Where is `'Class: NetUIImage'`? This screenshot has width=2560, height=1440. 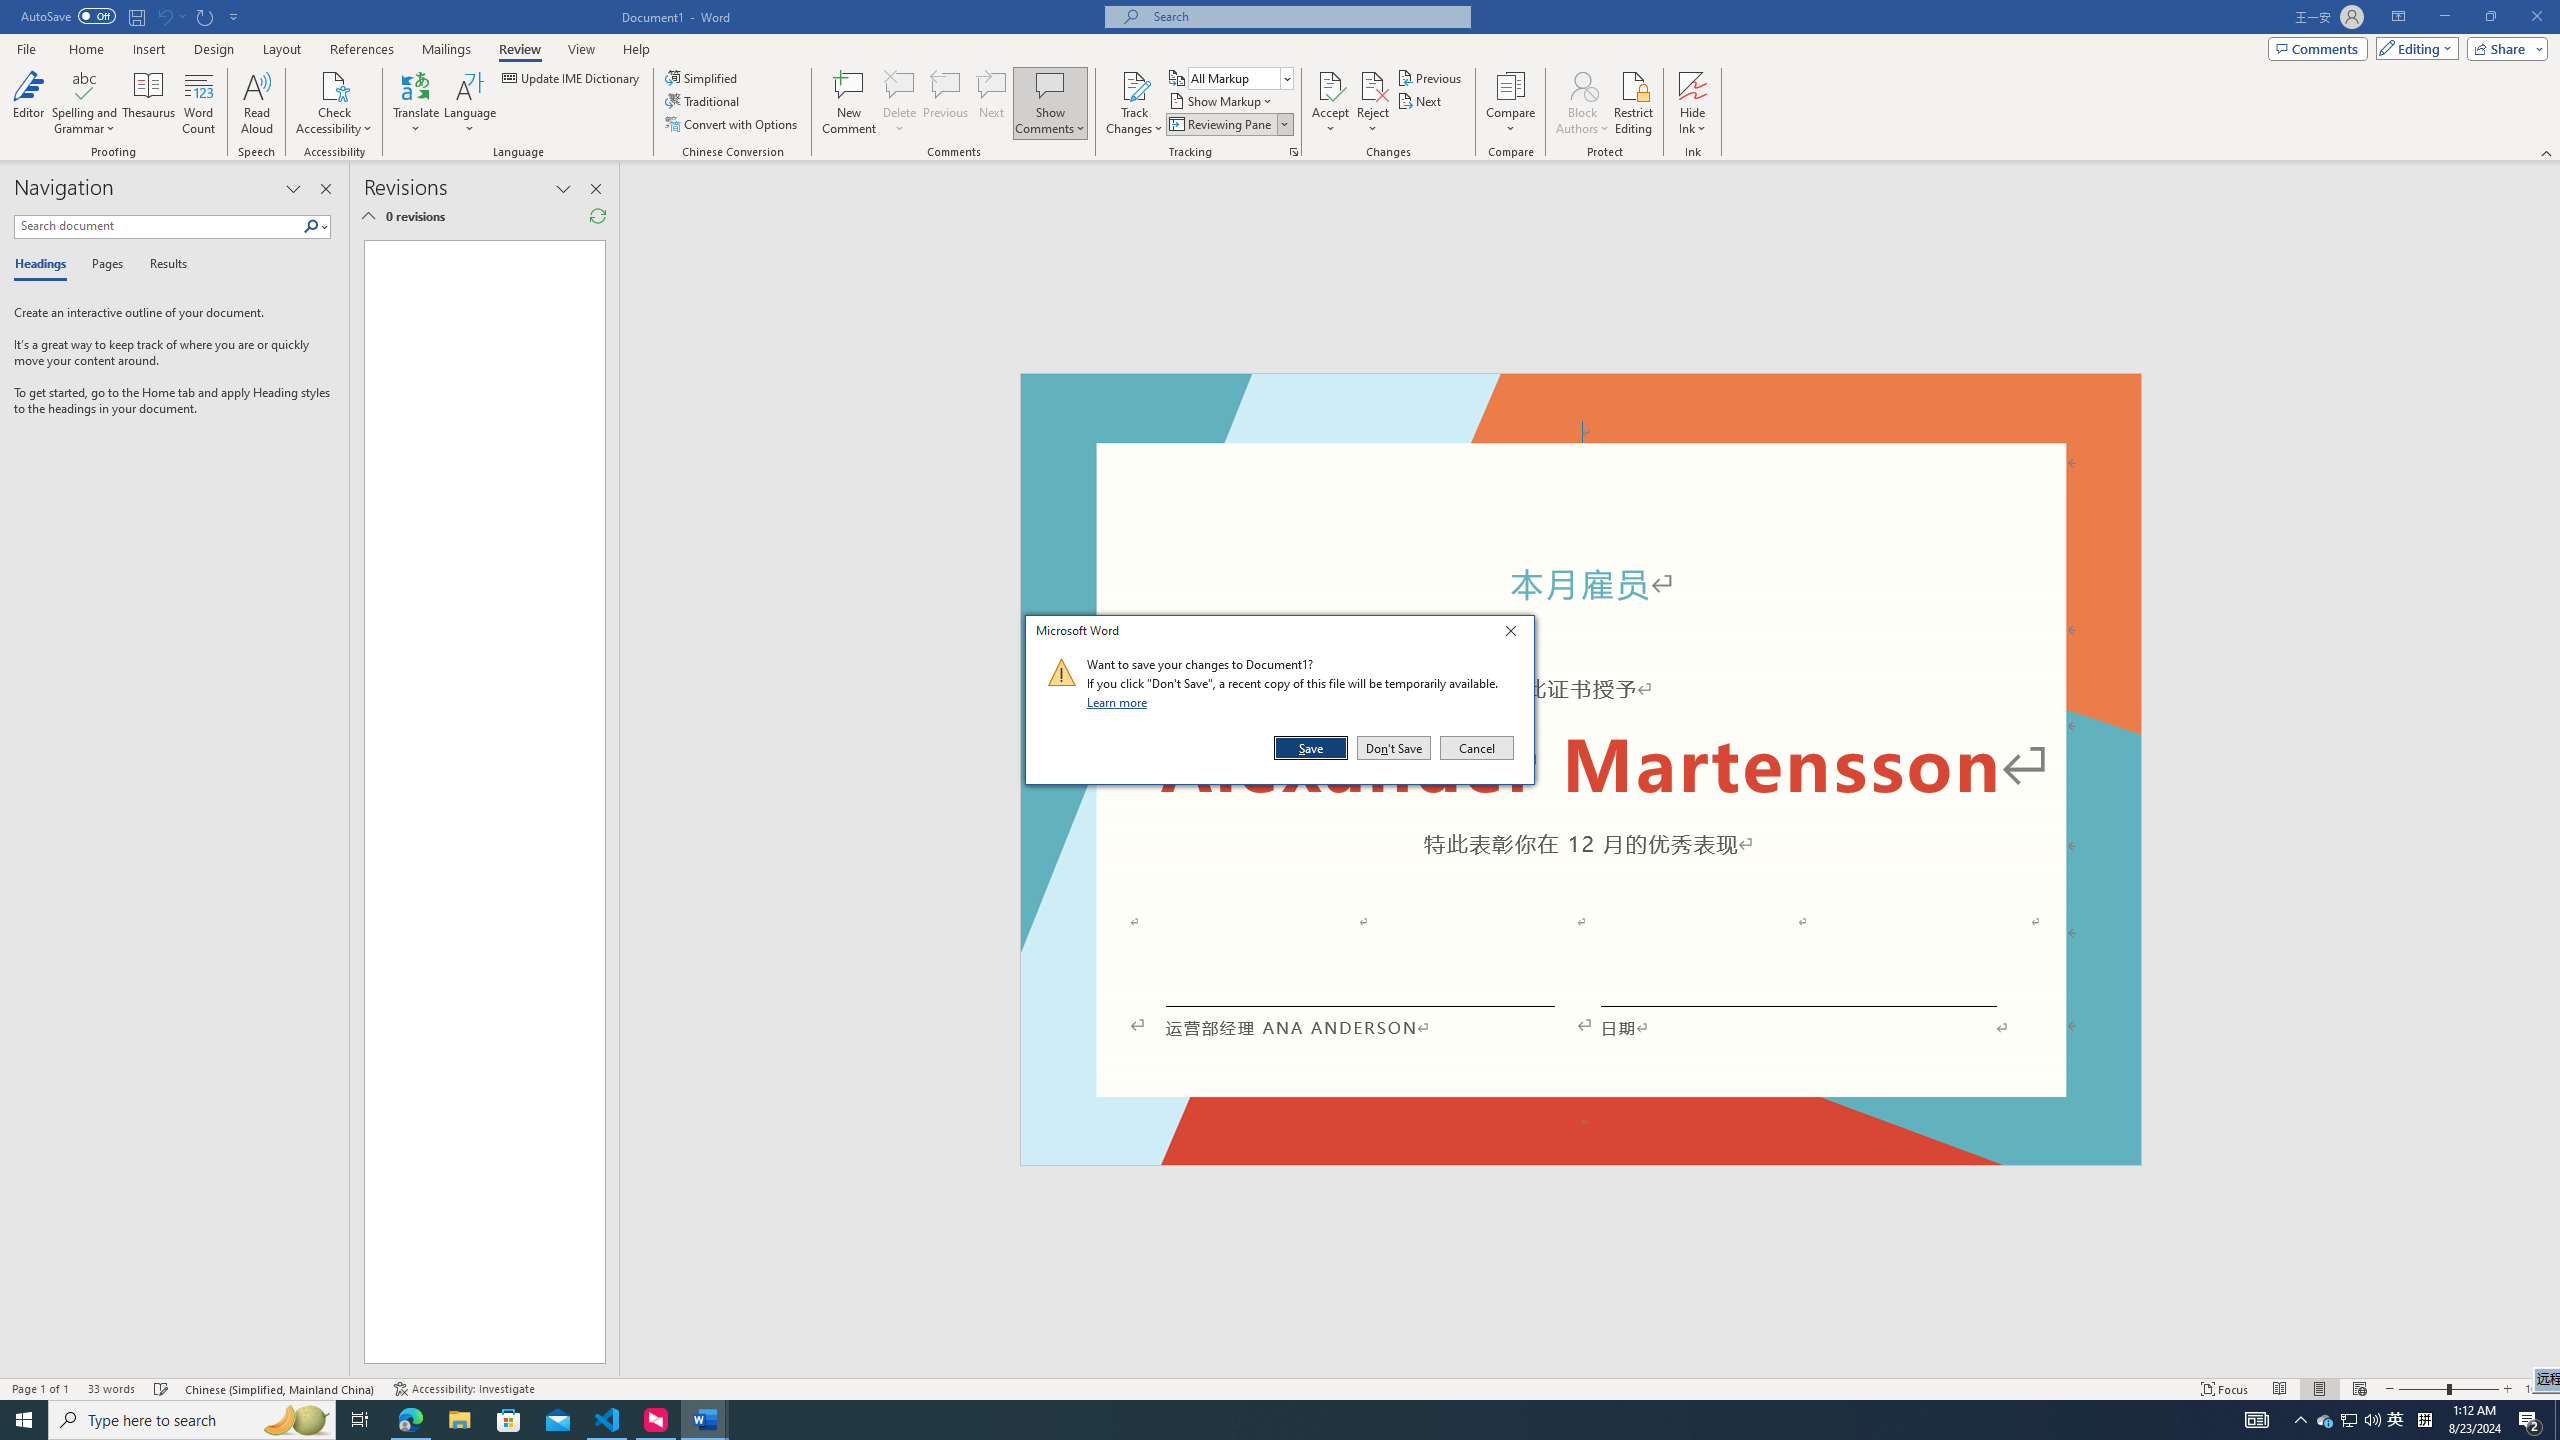 'Class: NetUIImage' is located at coordinates (1061, 671).